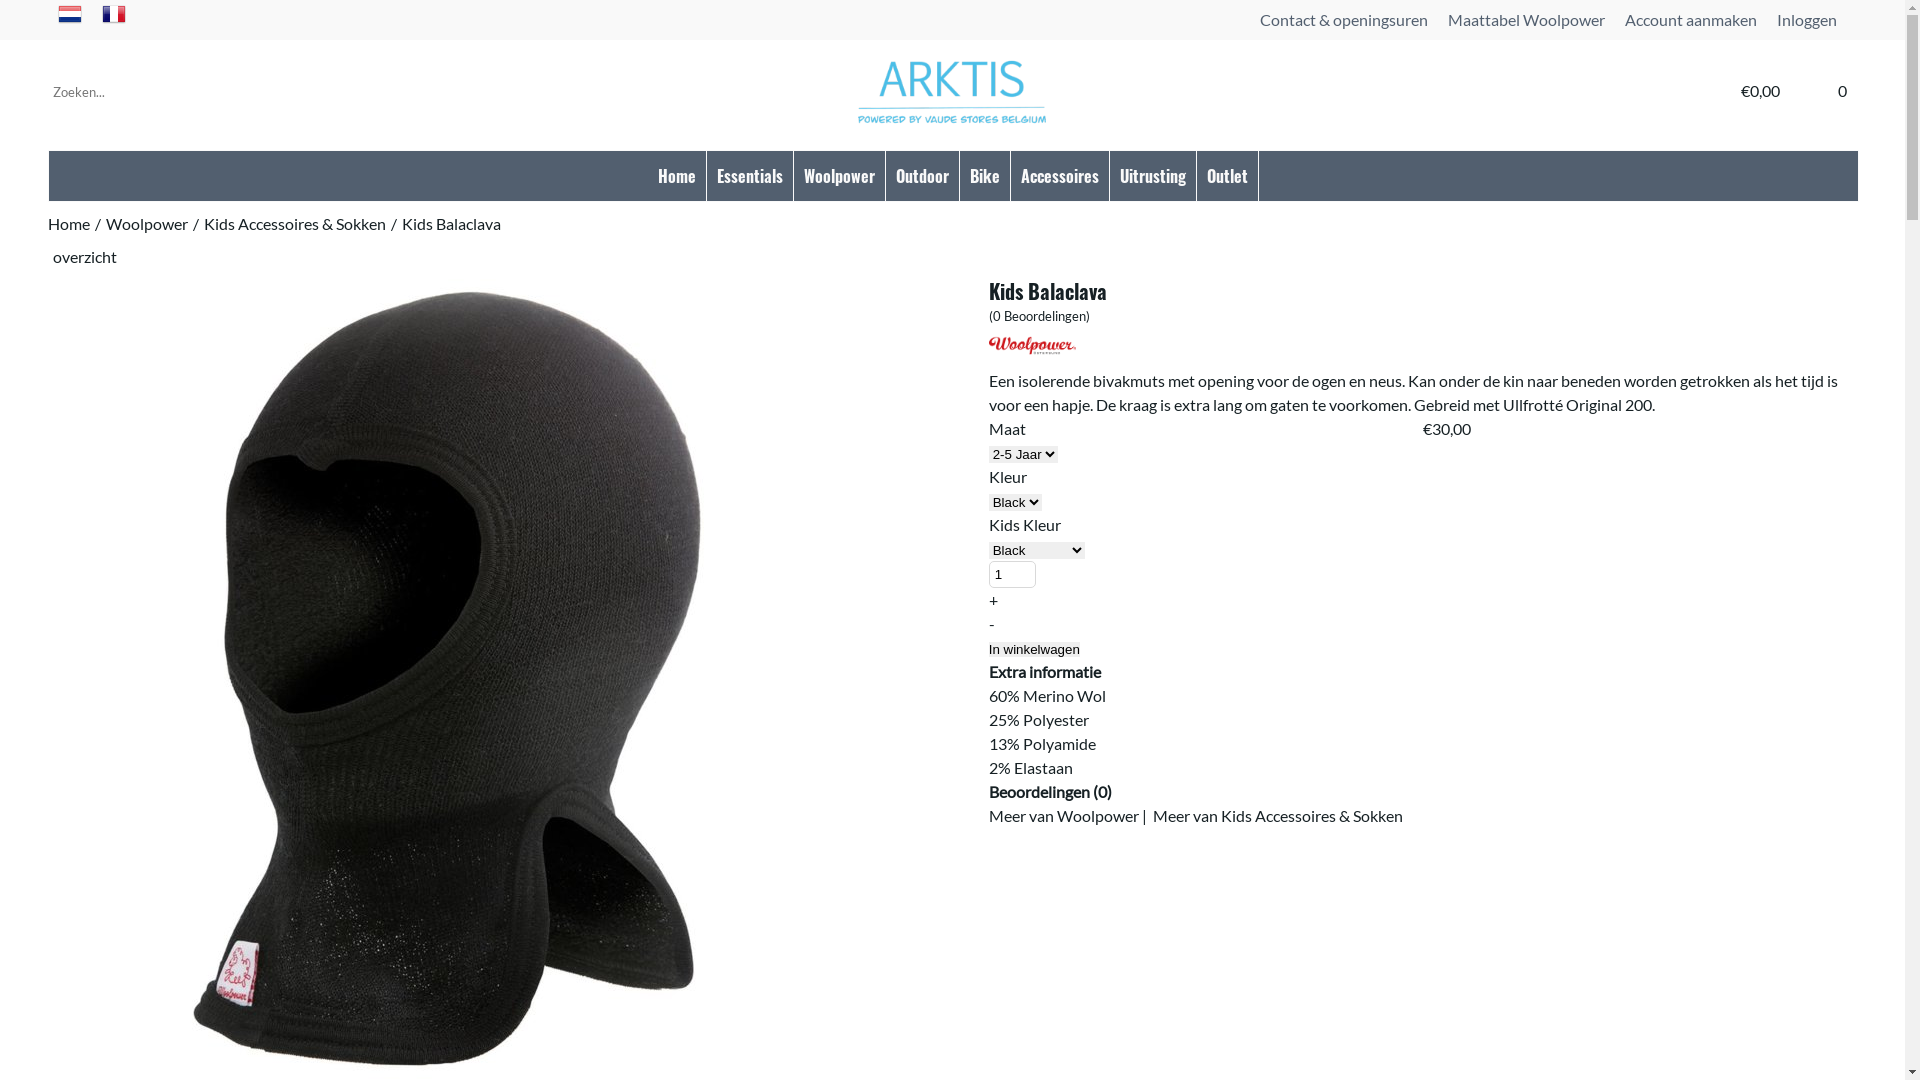  I want to click on 'overzicht', so click(84, 255).